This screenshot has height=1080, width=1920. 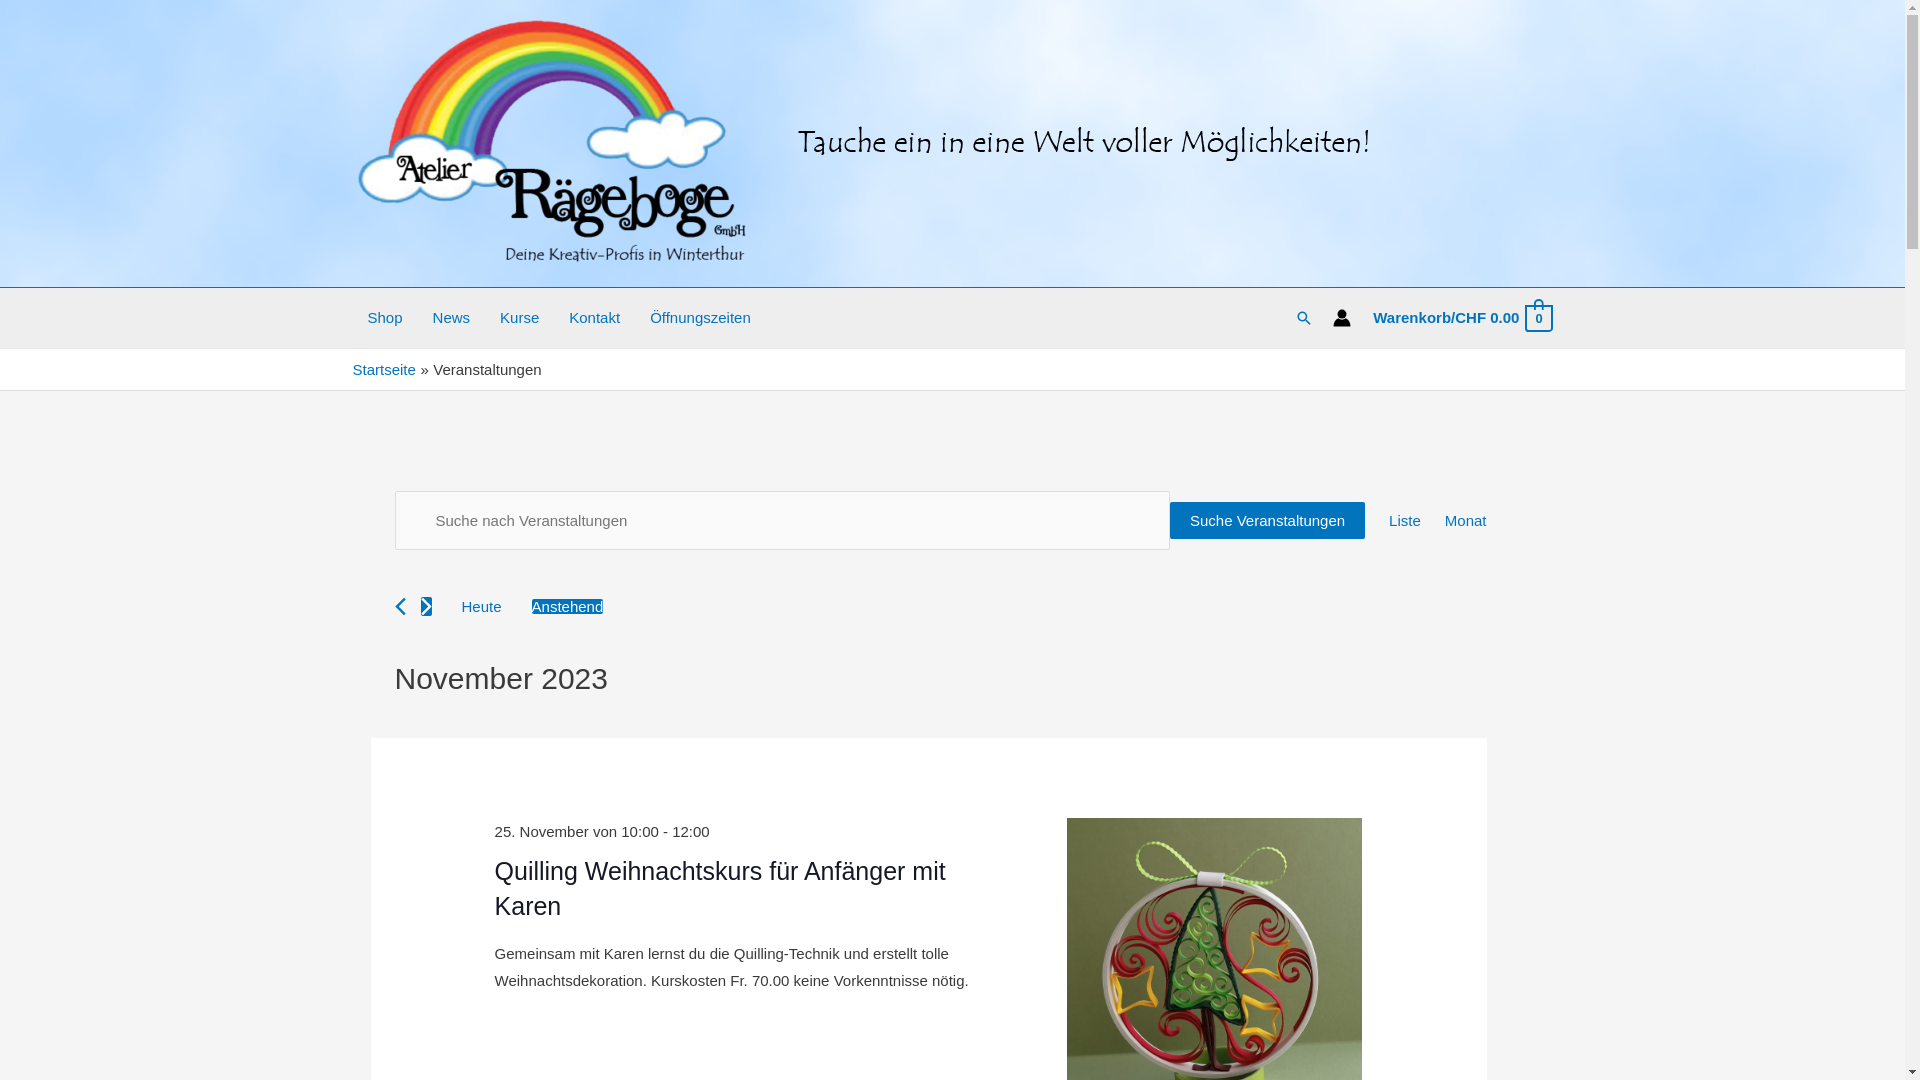 I want to click on 'Heute', so click(x=480, y=605).